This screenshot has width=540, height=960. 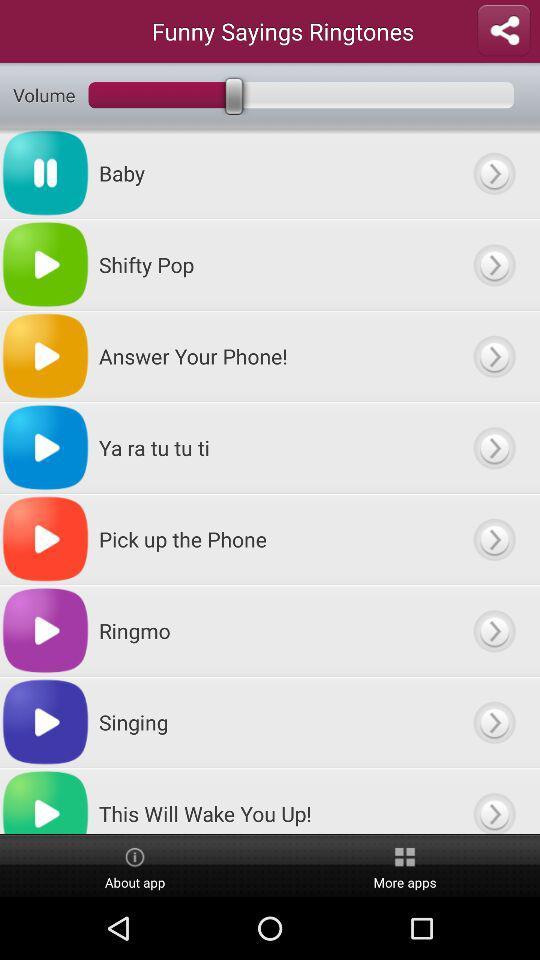 I want to click on open context menu, so click(x=493, y=263).